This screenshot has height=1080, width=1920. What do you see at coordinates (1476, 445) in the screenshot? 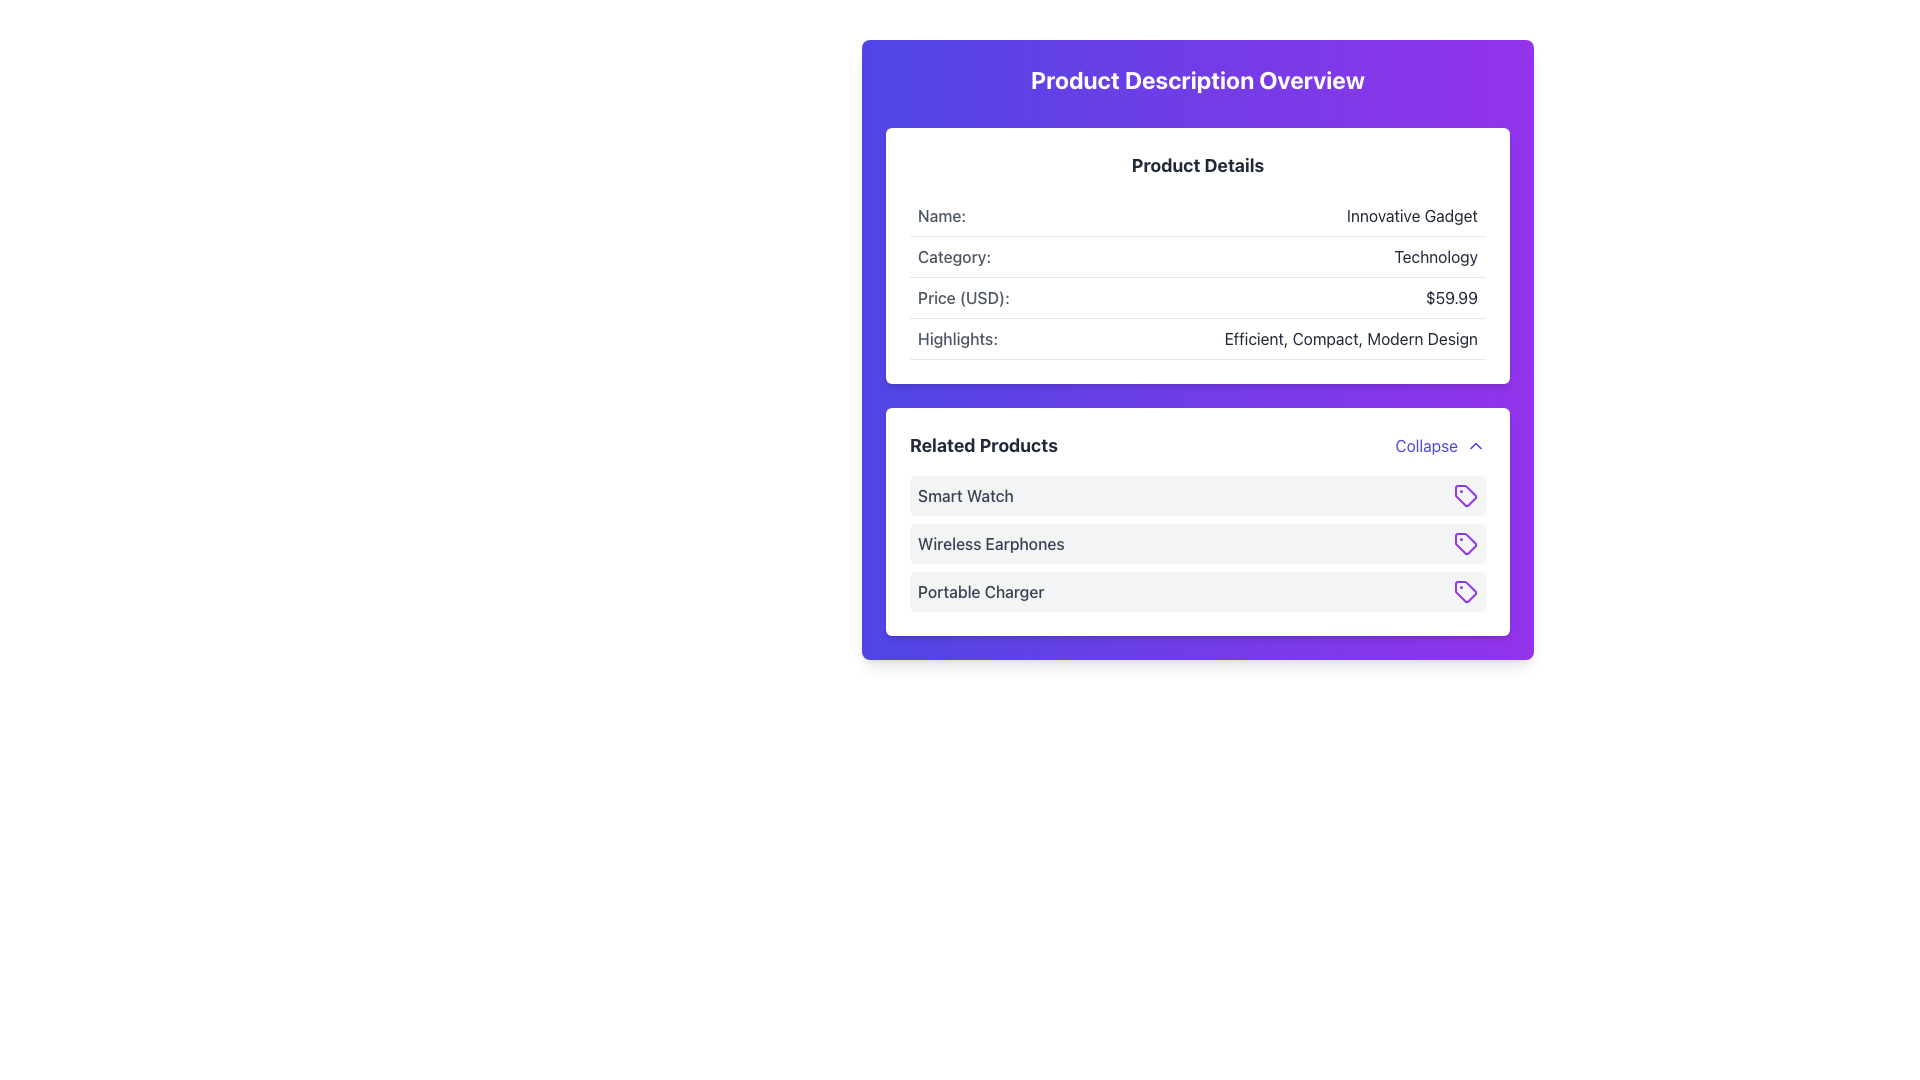
I see `the upward-pointing chevron icon located to the right of the 'Collapse' label in the top-right corner of the 'Related Products' section` at bounding box center [1476, 445].